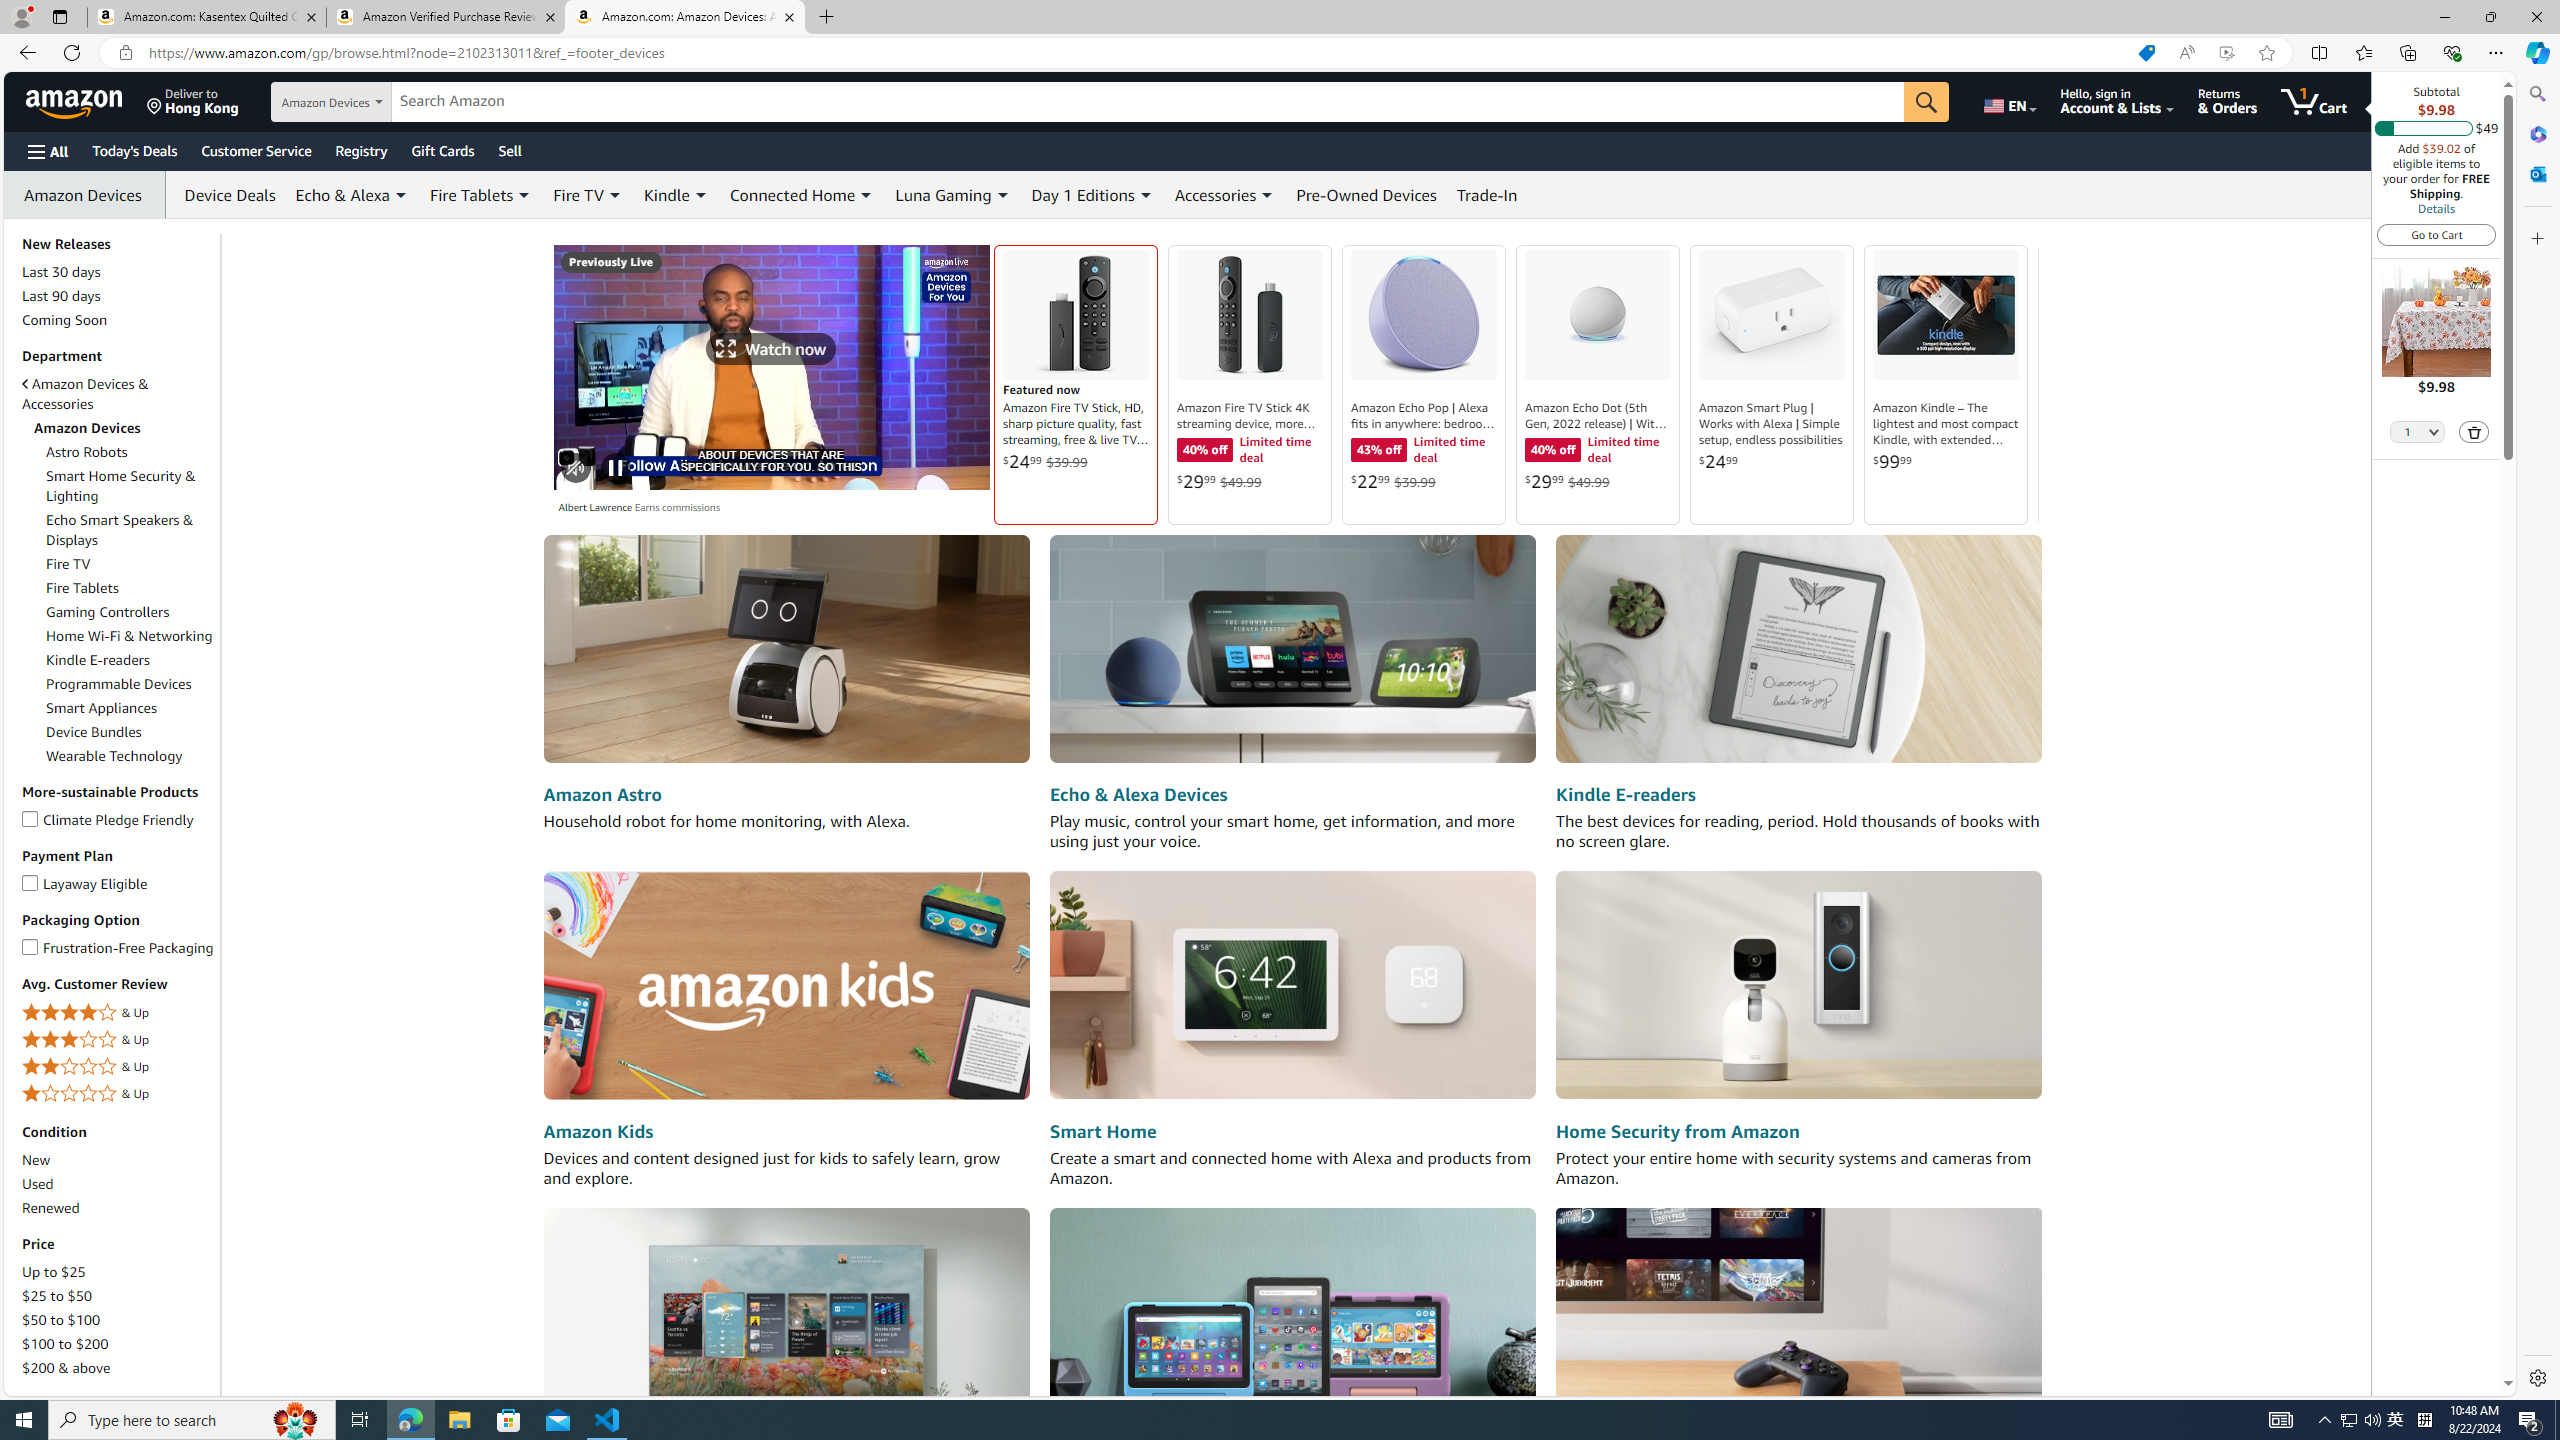  Describe the element at coordinates (118, 1158) in the screenshot. I see `'New'` at that location.